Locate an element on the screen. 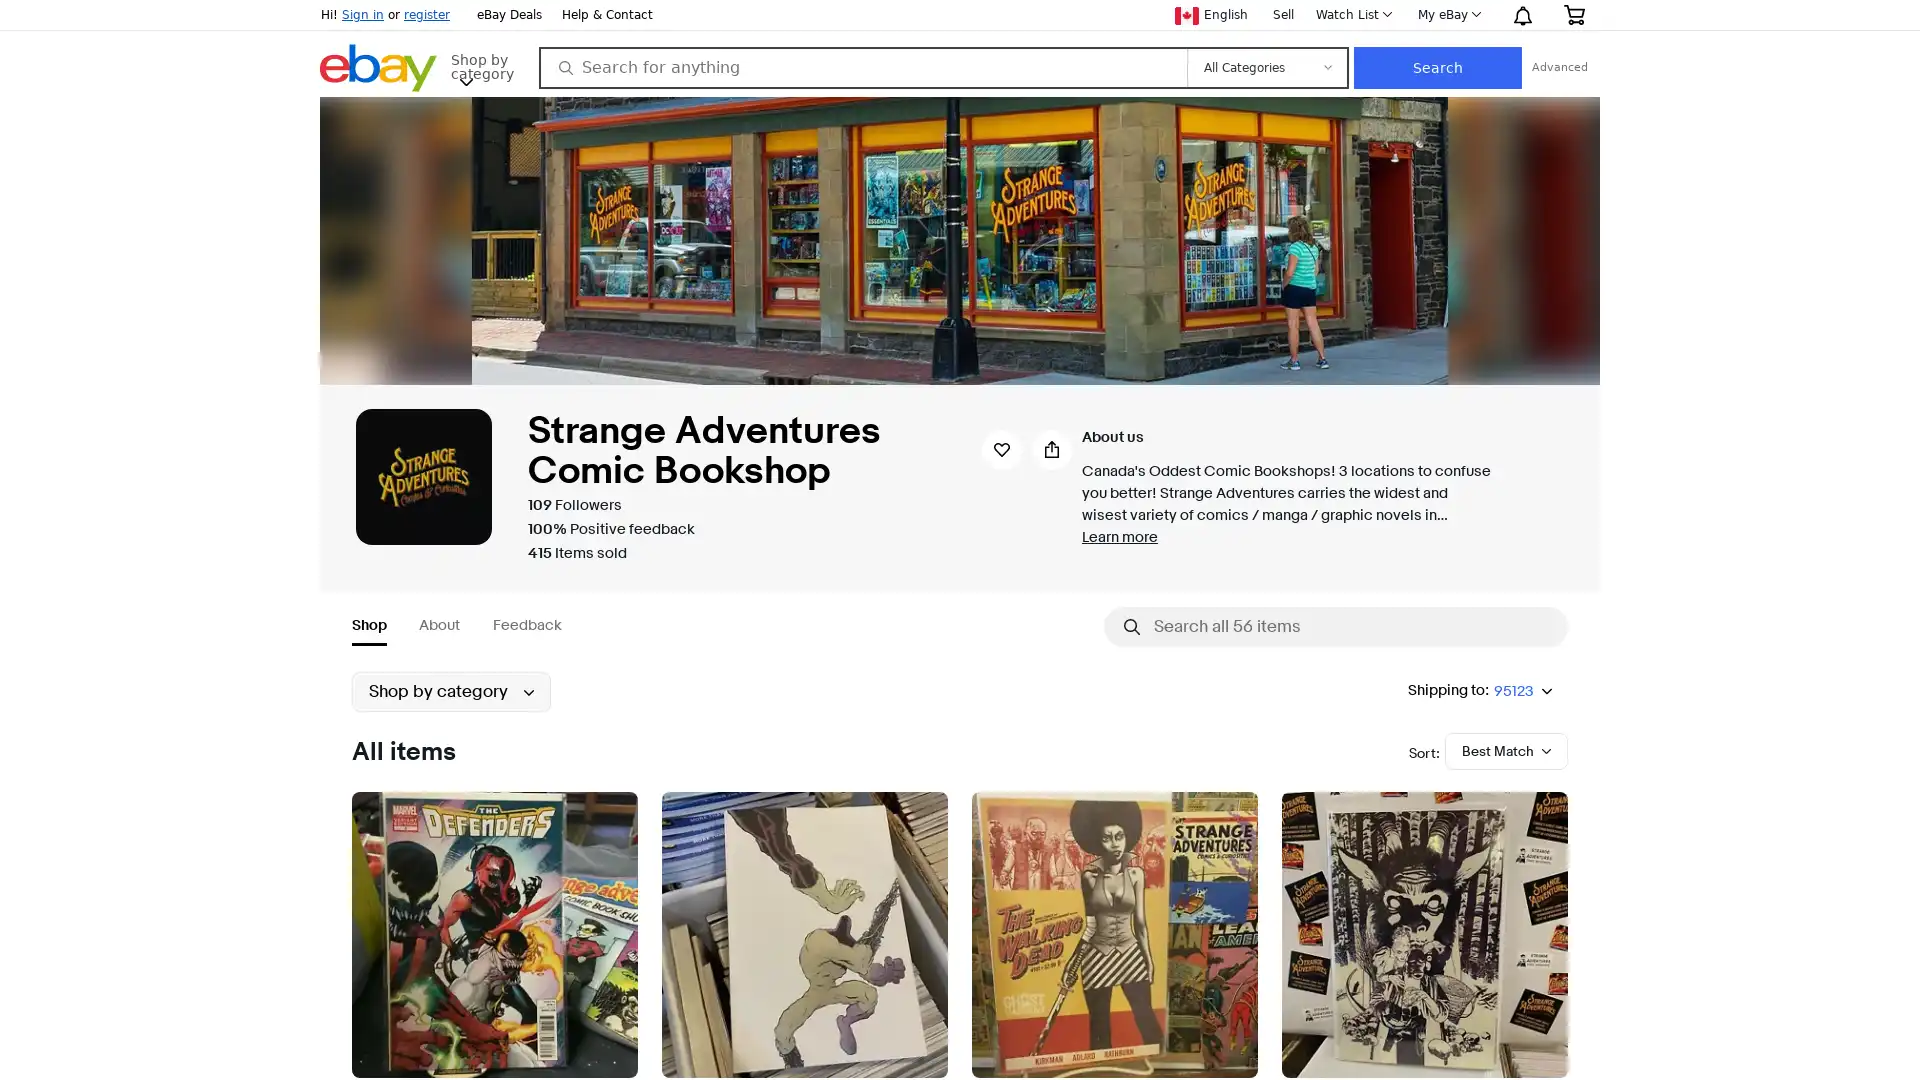 The width and height of the screenshot is (1920, 1080). Shop by category is located at coordinates (486, 64).